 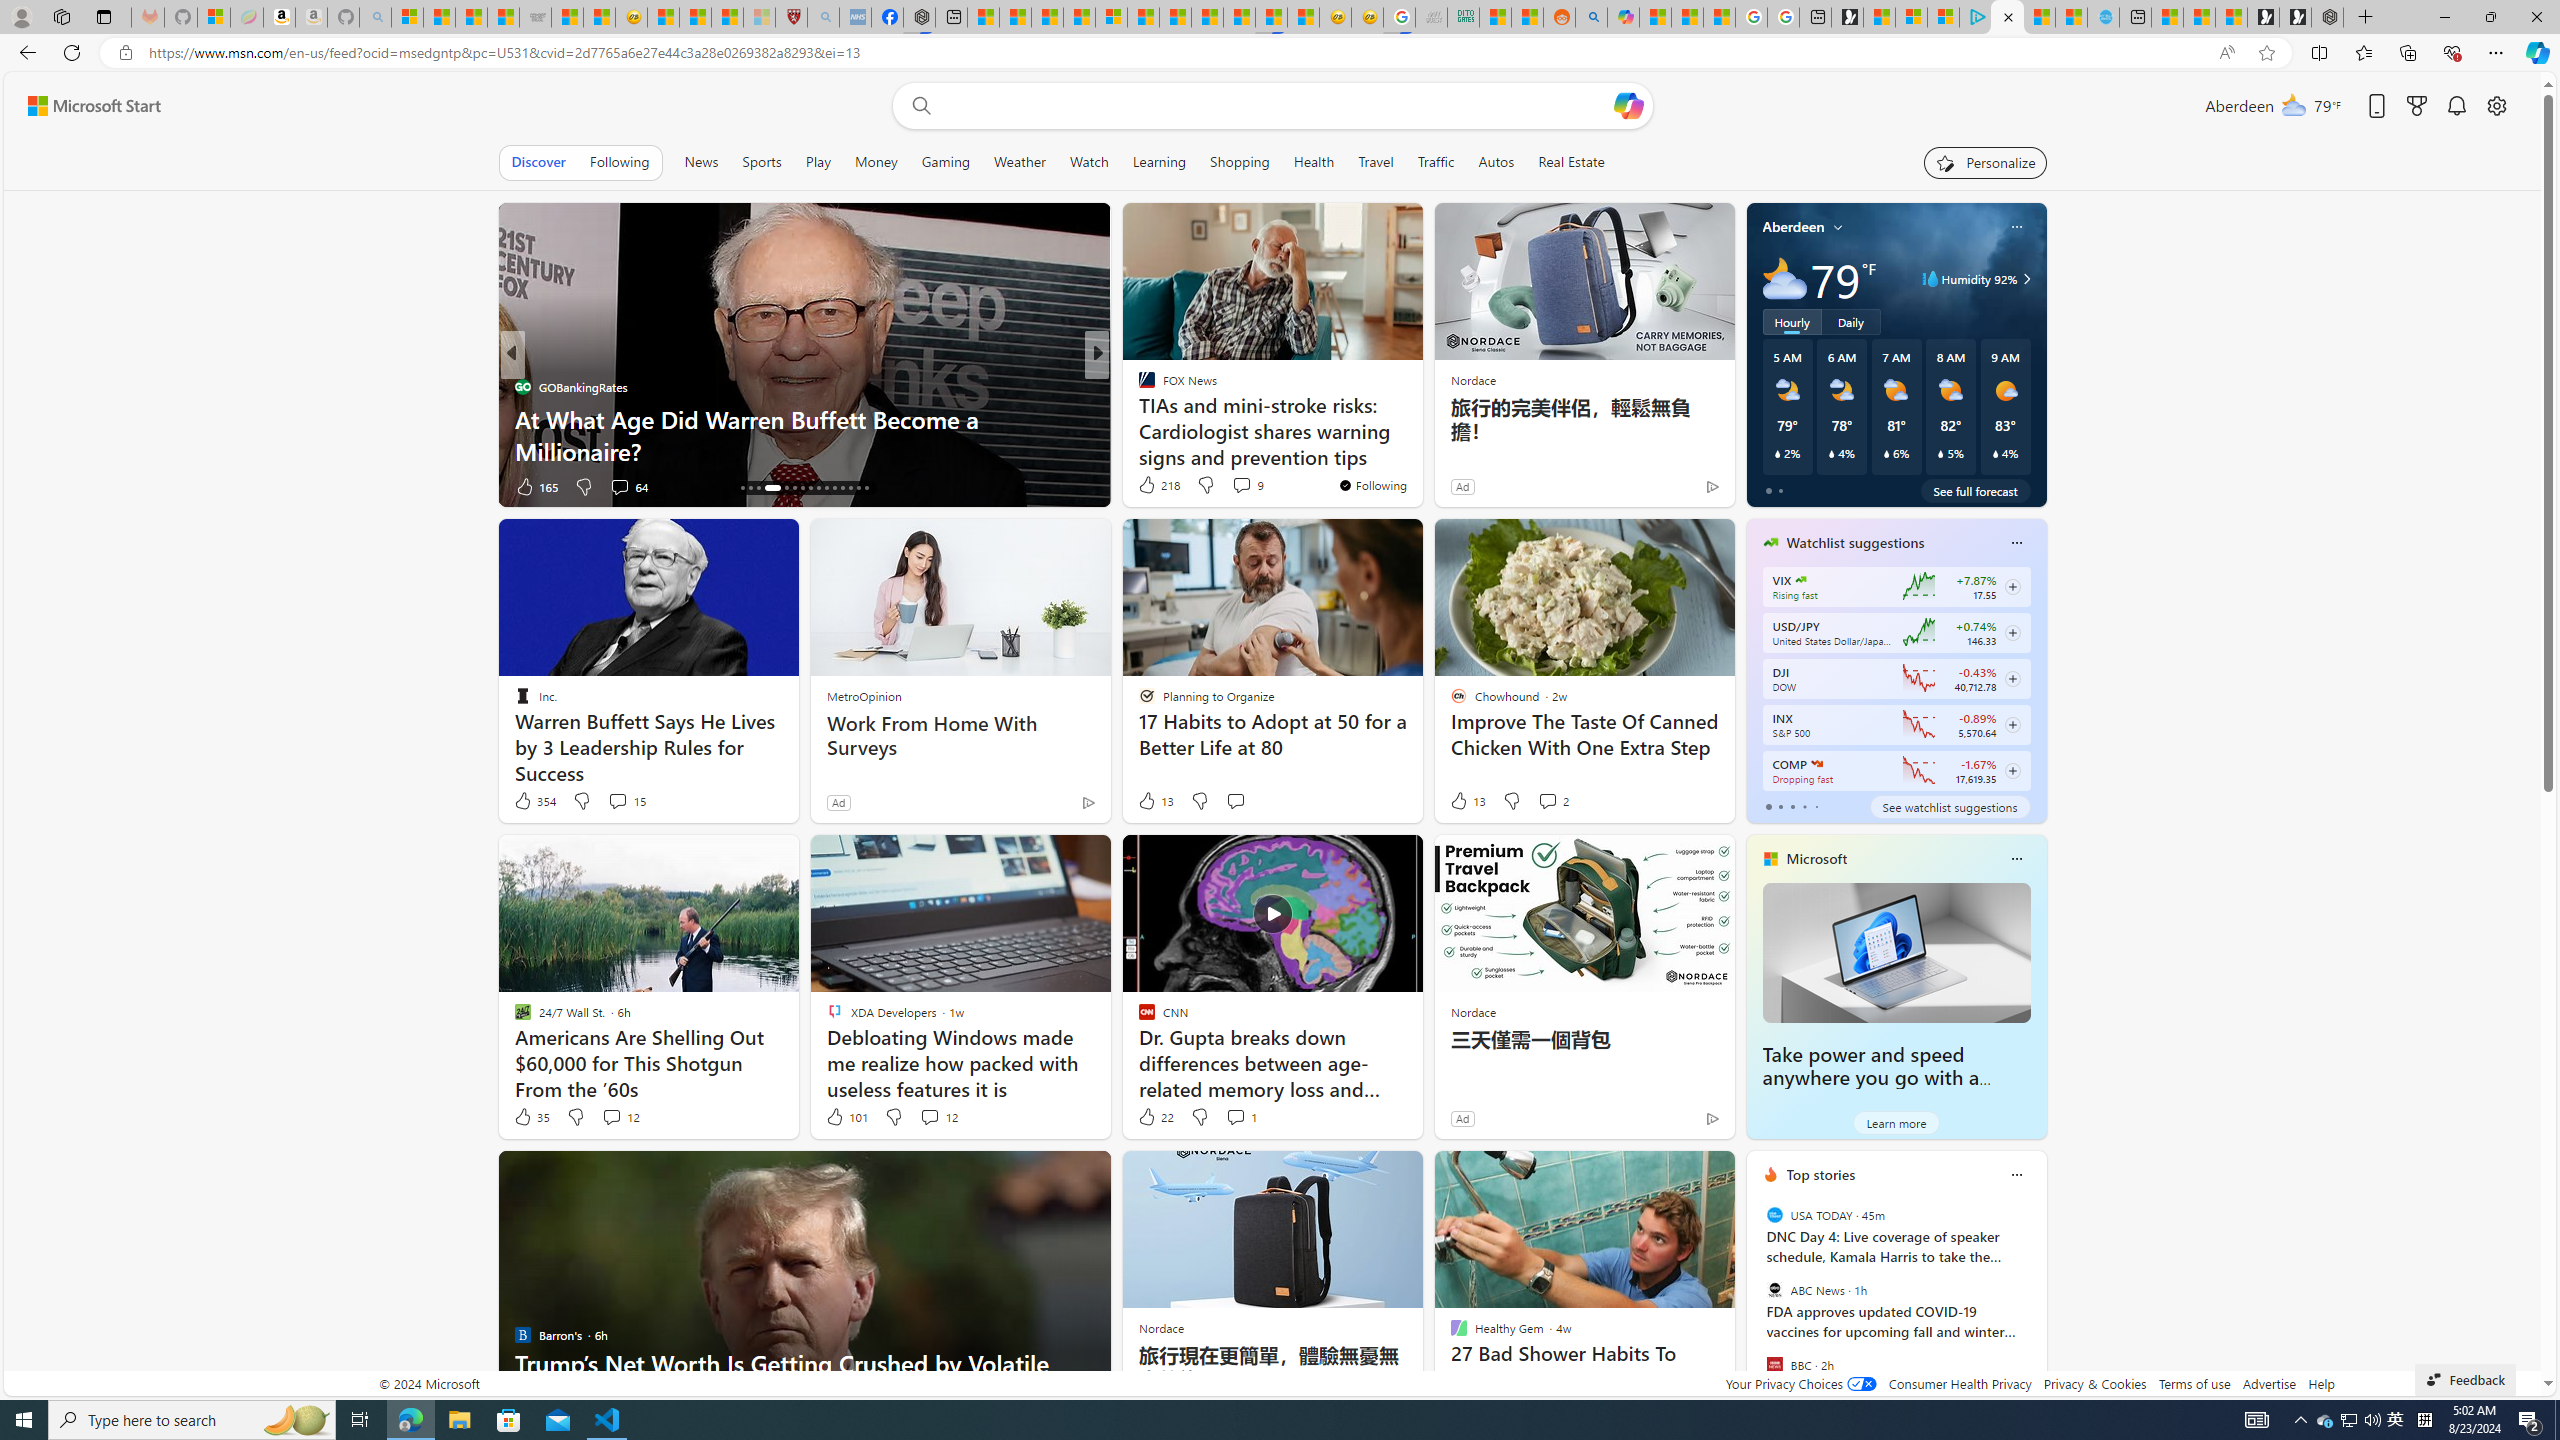 What do you see at coordinates (2022, 279) in the screenshot?
I see `'Humidity 92%'` at bounding box center [2022, 279].